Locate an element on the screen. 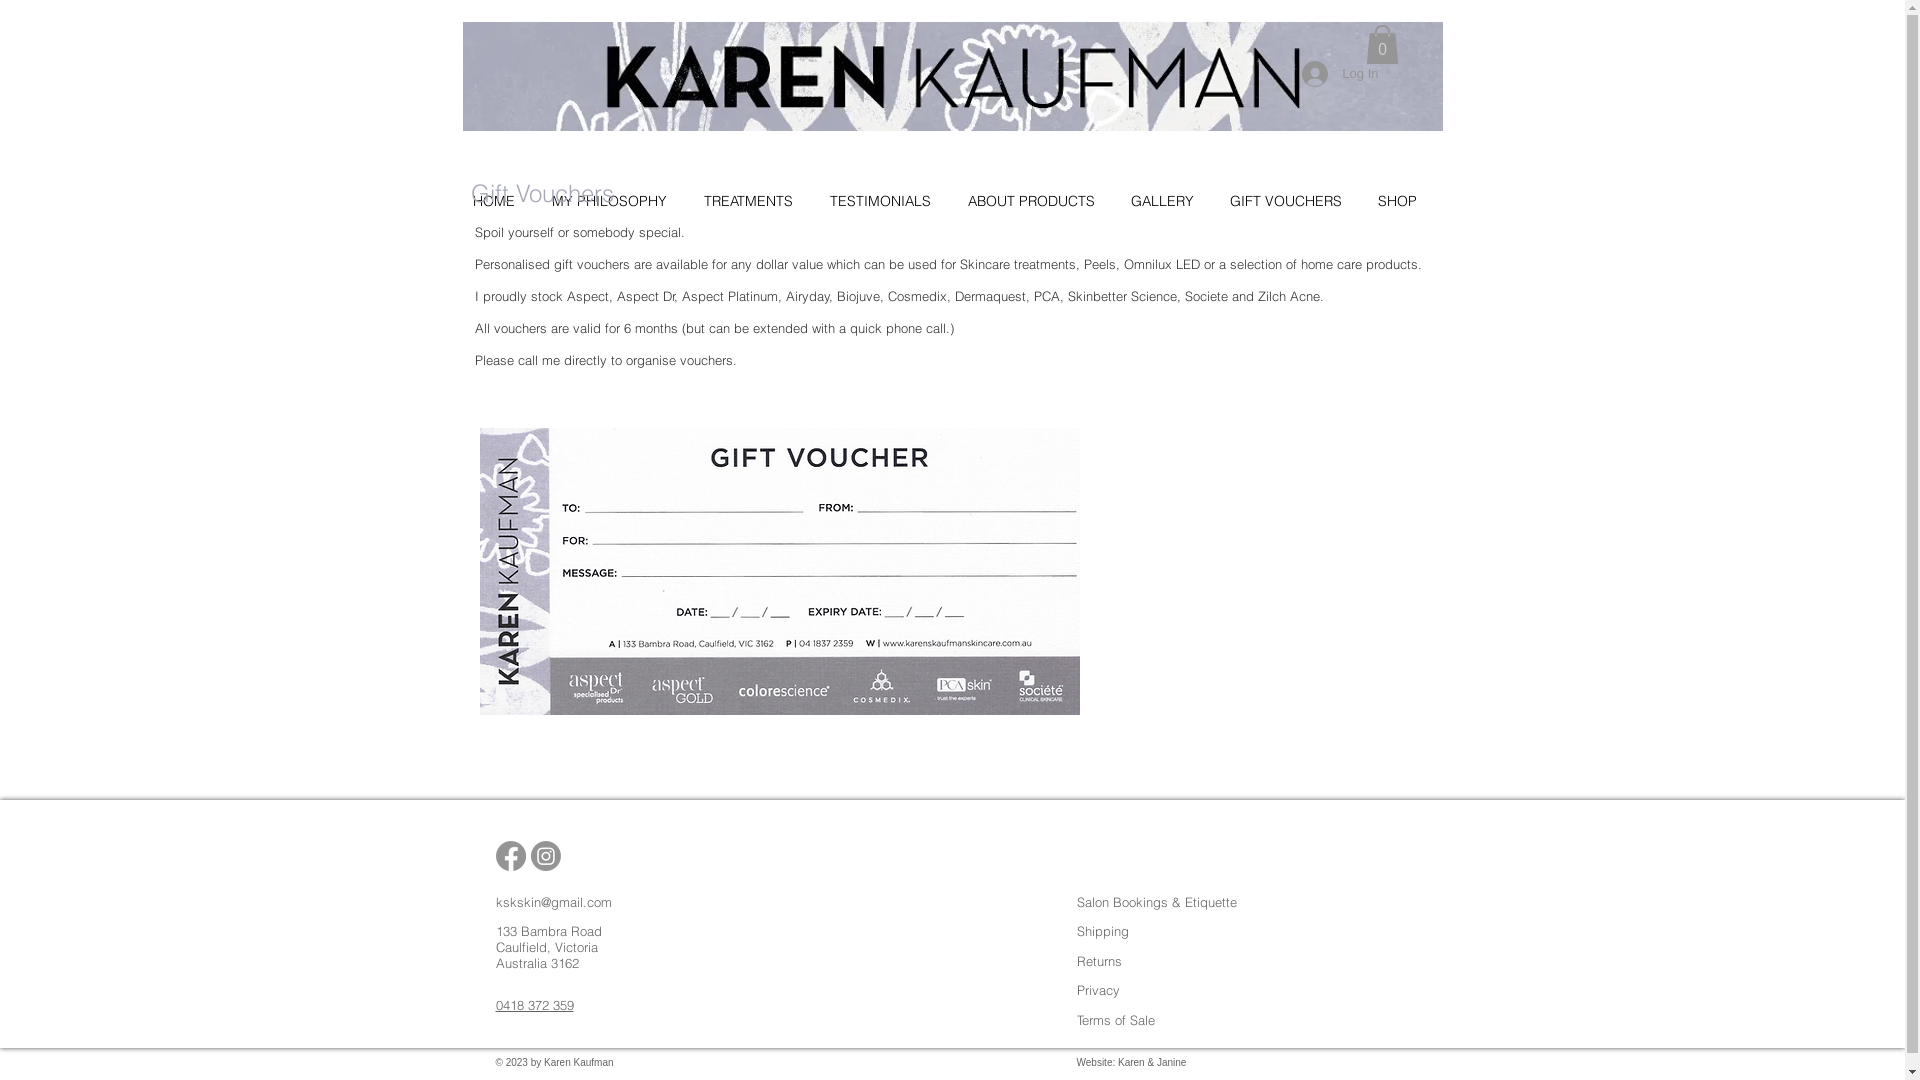  'GIFT VOUCHERS' is located at coordinates (1294, 200).